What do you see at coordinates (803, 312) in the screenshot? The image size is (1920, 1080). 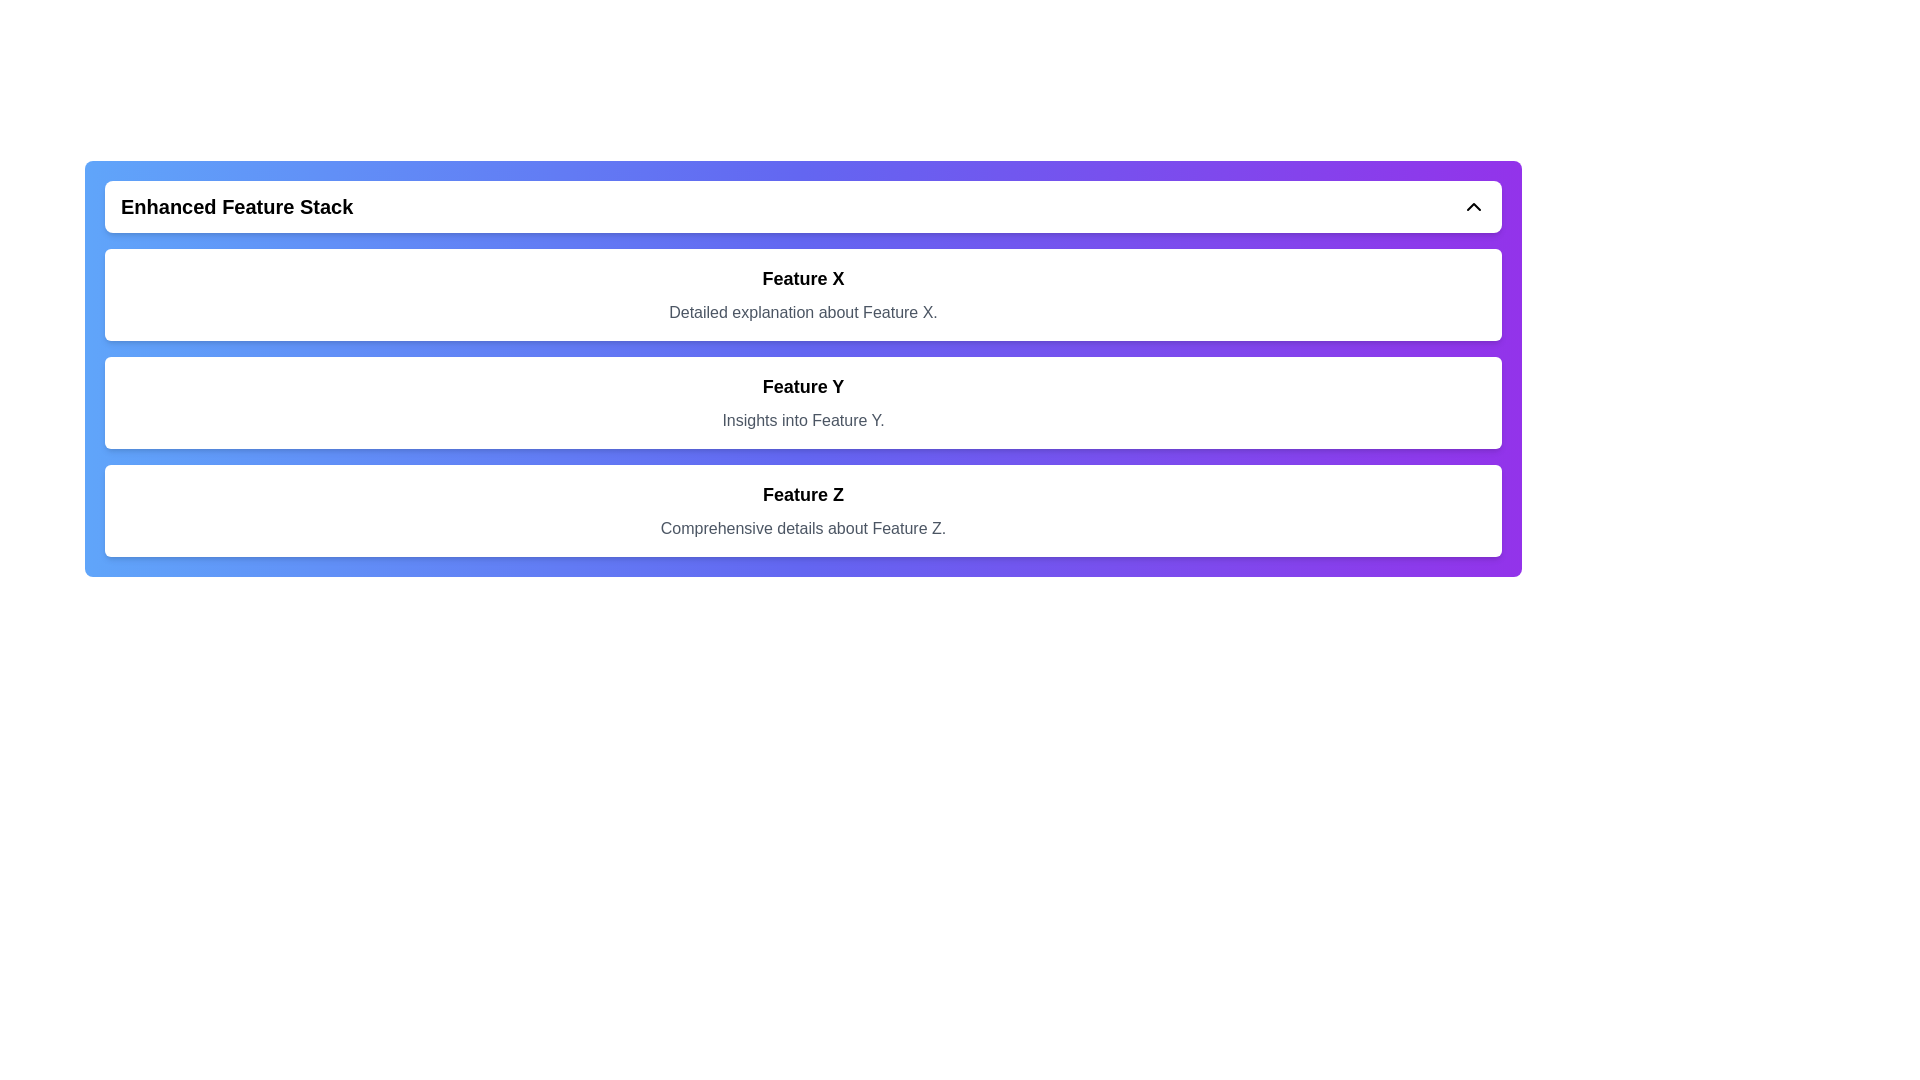 I see `the muted gray text snippet reading 'Detailed explanation about Feature X.' located beneath the title 'Feature X' in the card-style interface` at bounding box center [803, 312].